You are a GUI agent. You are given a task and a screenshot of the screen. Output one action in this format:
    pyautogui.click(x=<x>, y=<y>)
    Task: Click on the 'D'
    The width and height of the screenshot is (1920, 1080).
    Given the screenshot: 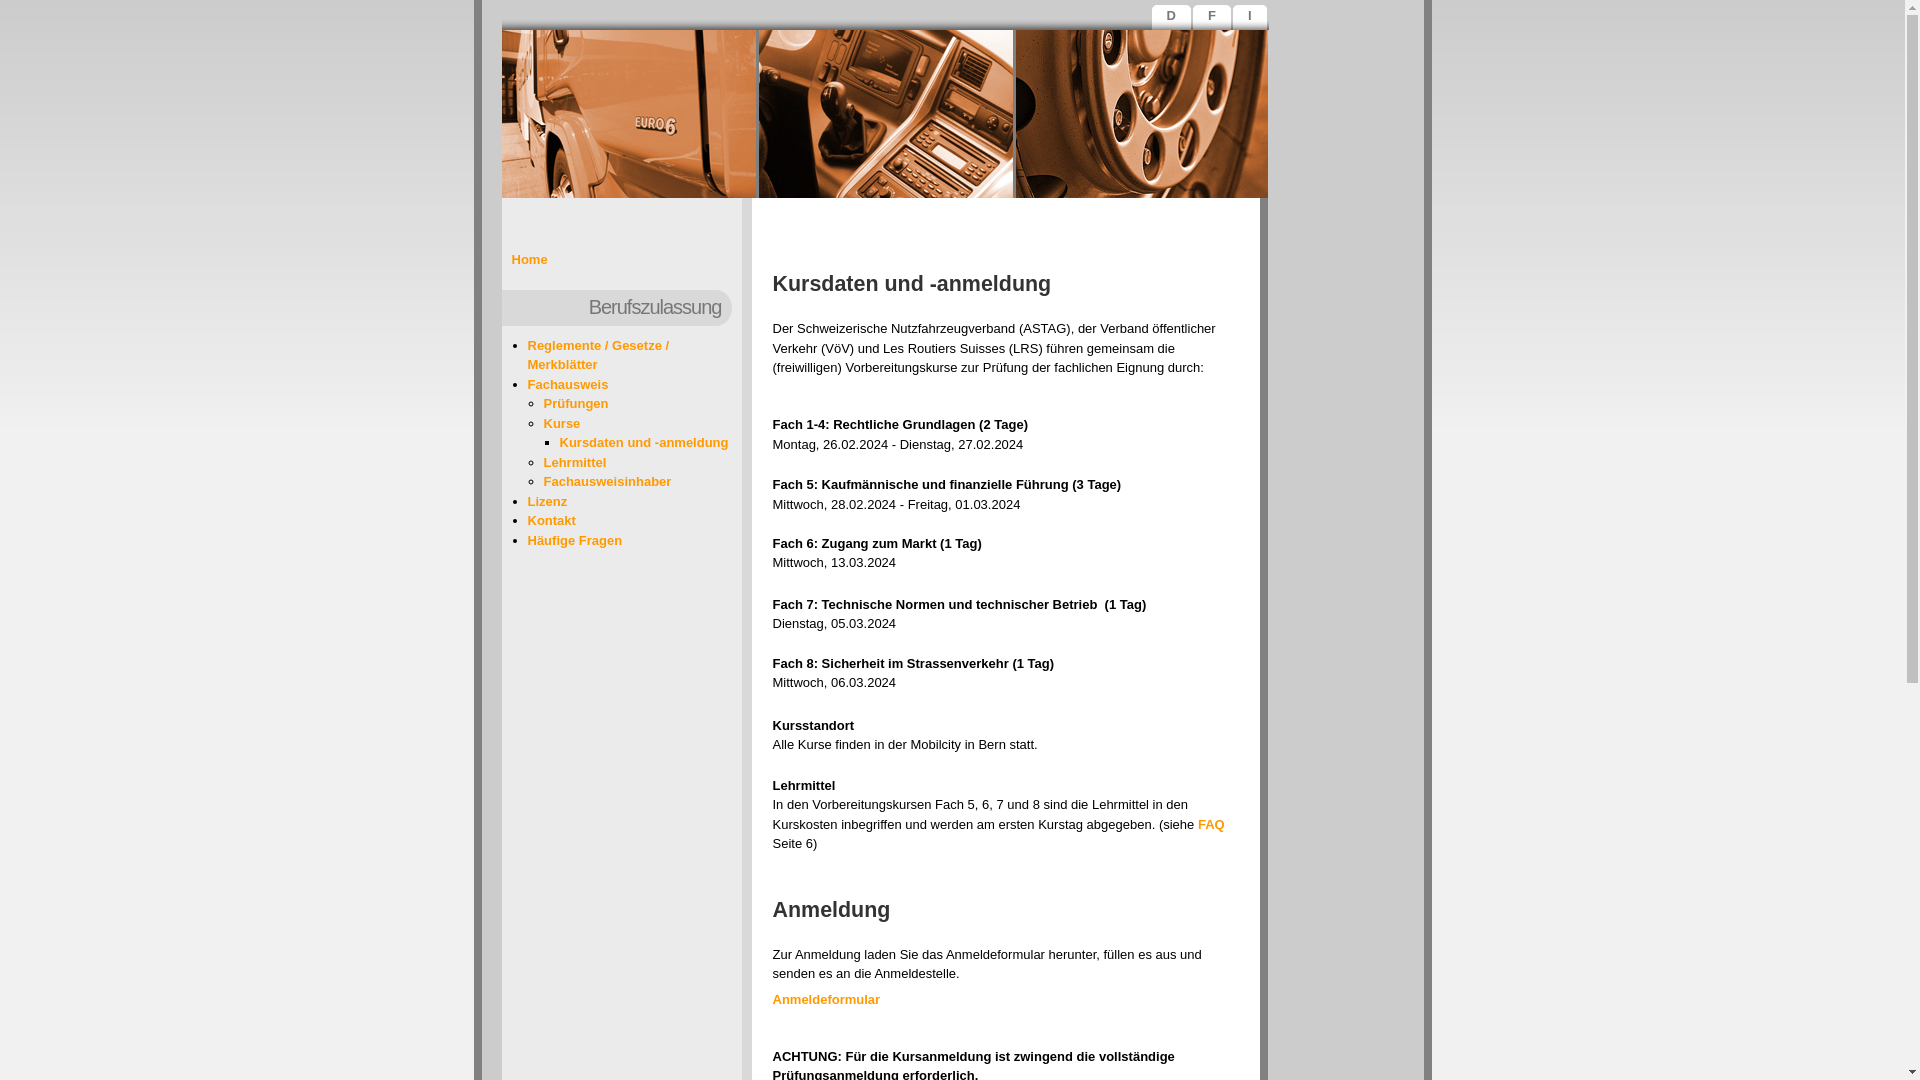 What is the action you would take?
    pyautogui.click(x=1156, y=19)
    